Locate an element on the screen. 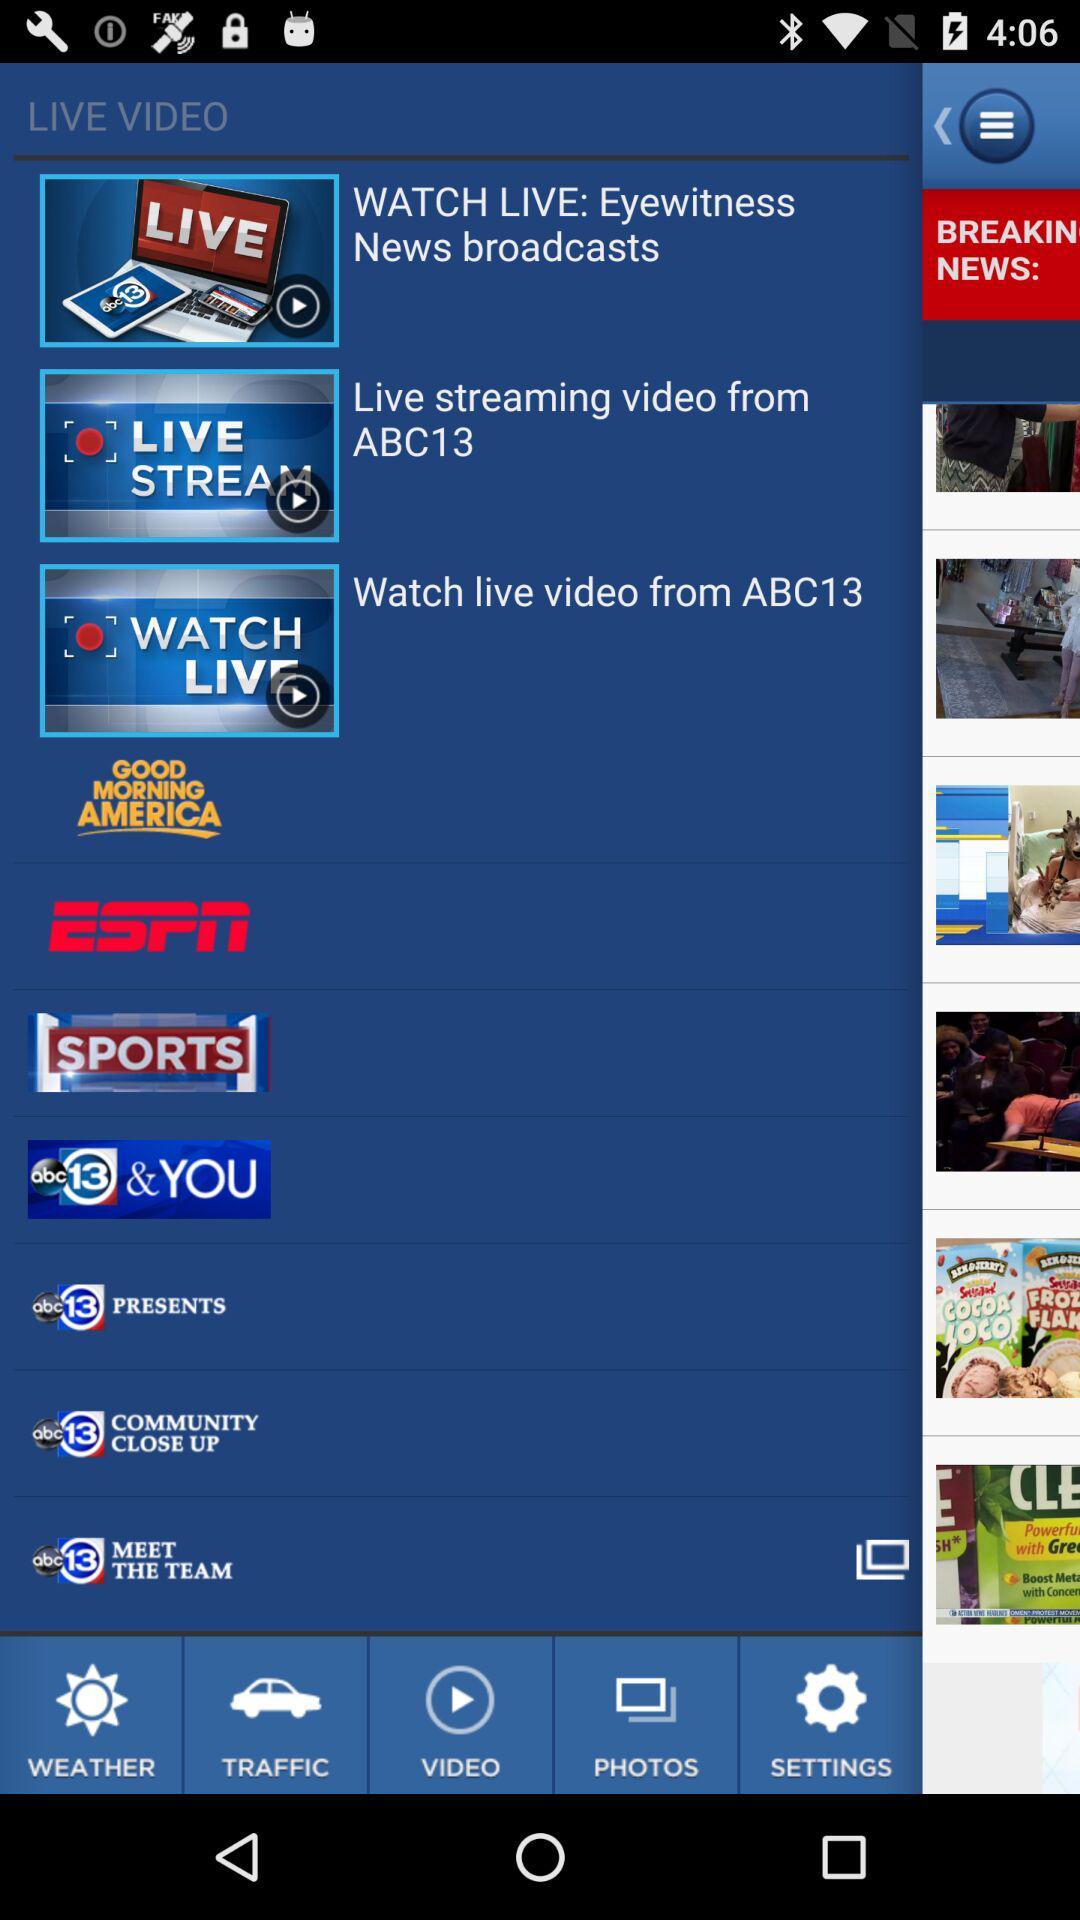  weather is located at coordinates (90, 1714).